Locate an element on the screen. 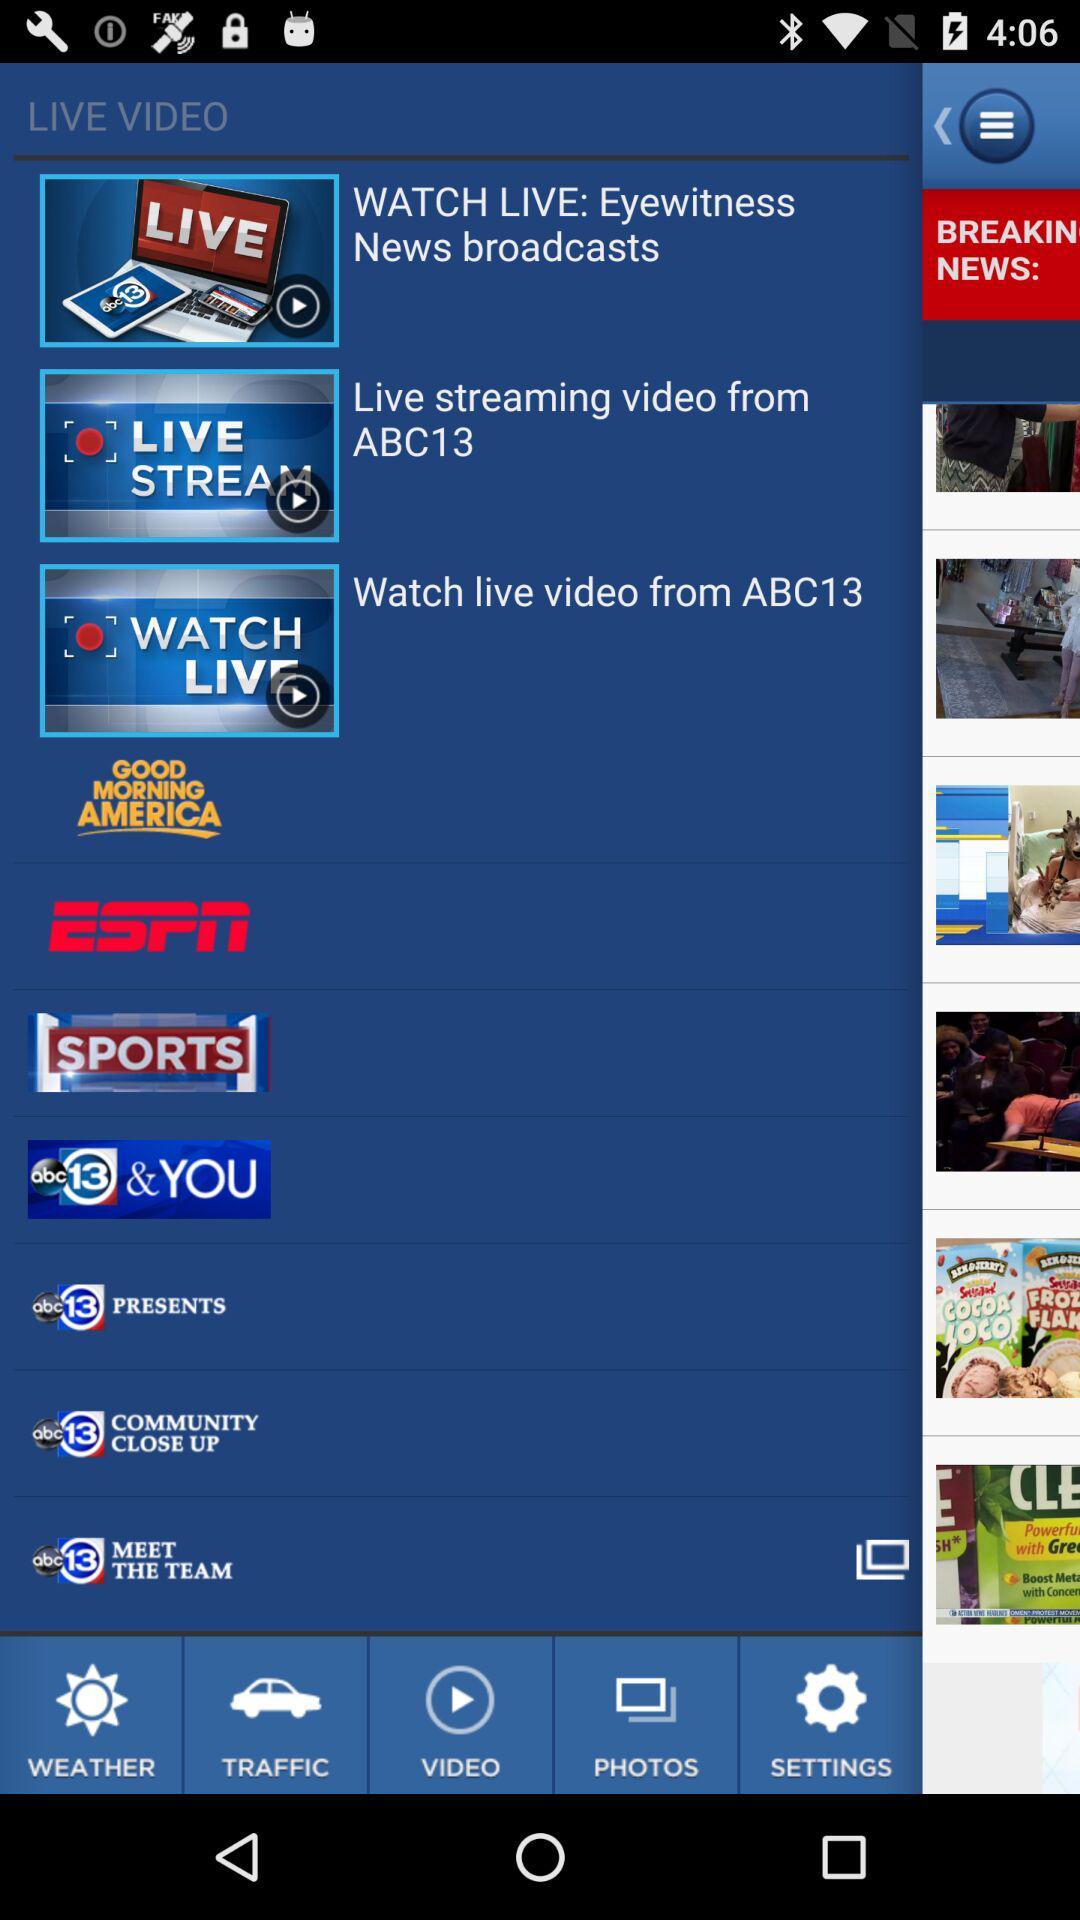  weather is located at coordinates (90, 1714).